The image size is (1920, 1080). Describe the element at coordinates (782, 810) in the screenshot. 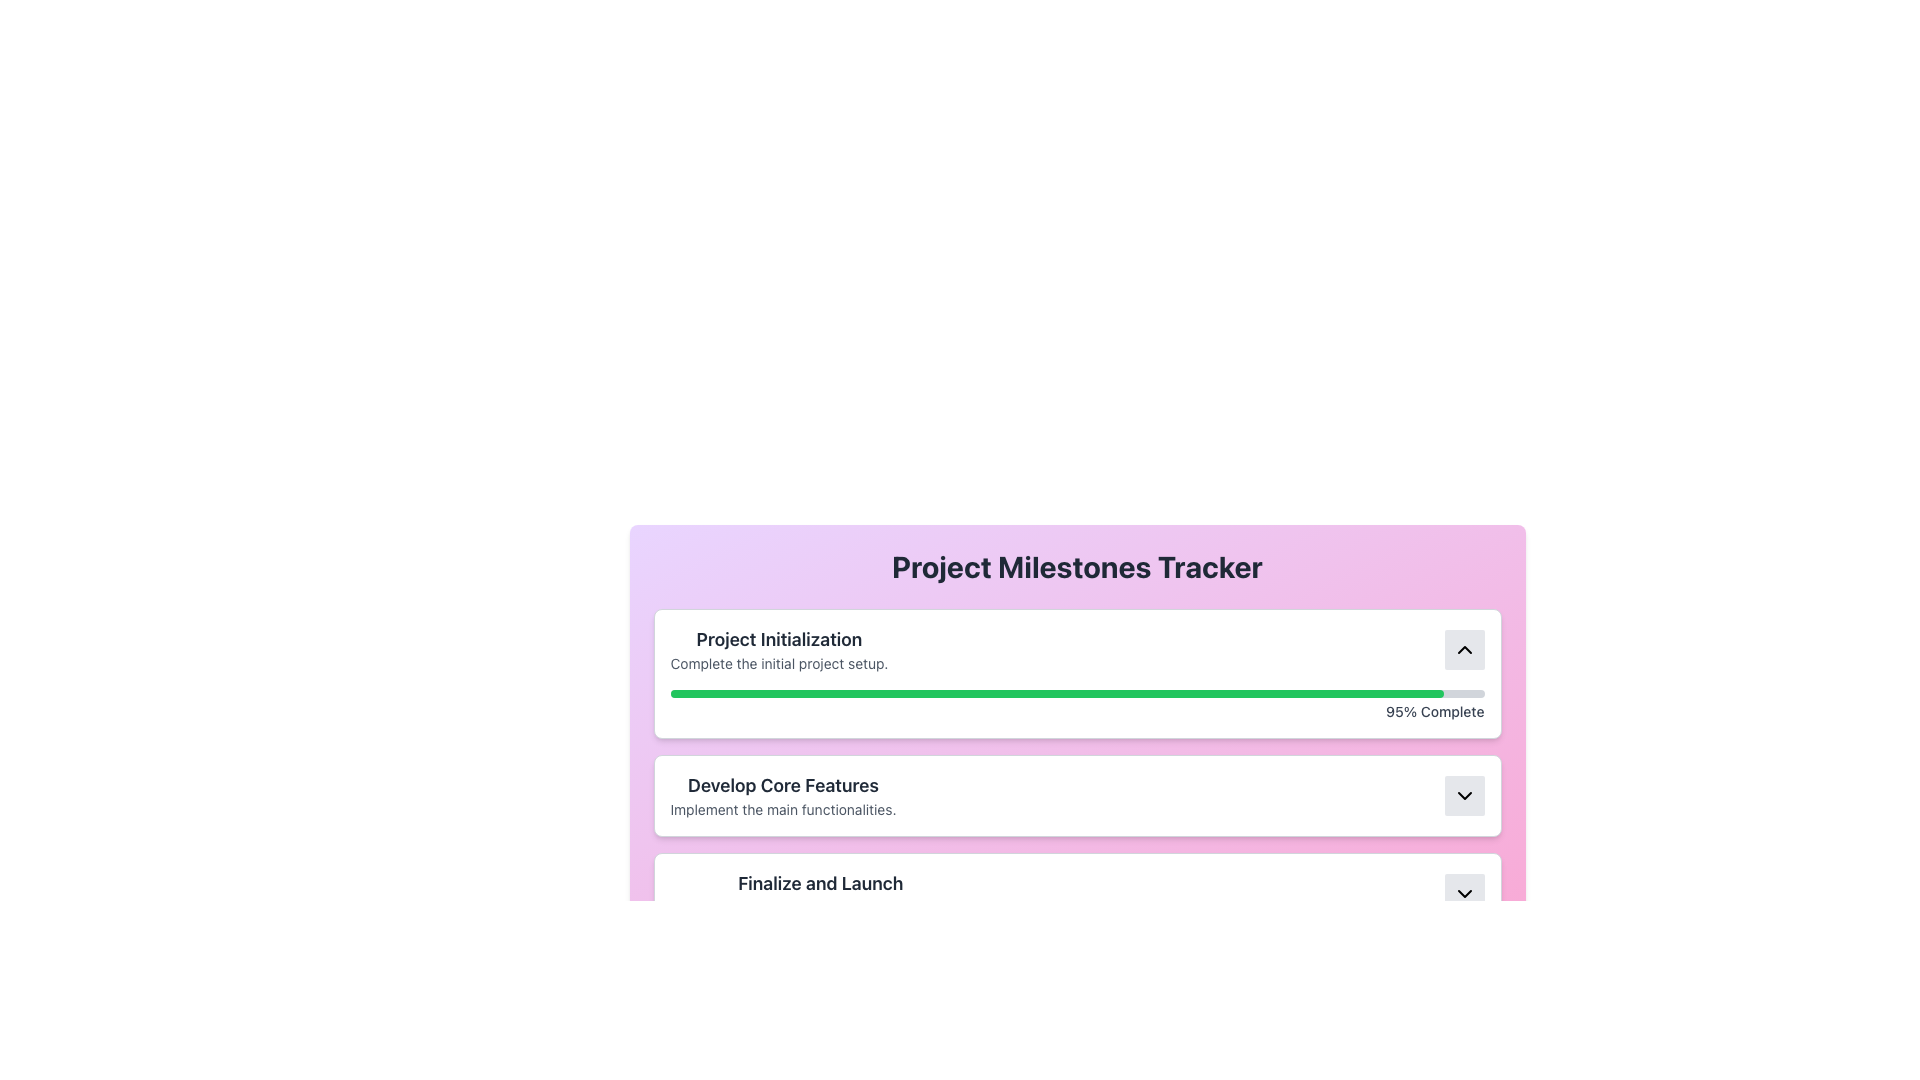

I see `descriptive text label that displays 'Implement the main functionalities.' positioned below the title 'Develop Core Features.'` at that location.